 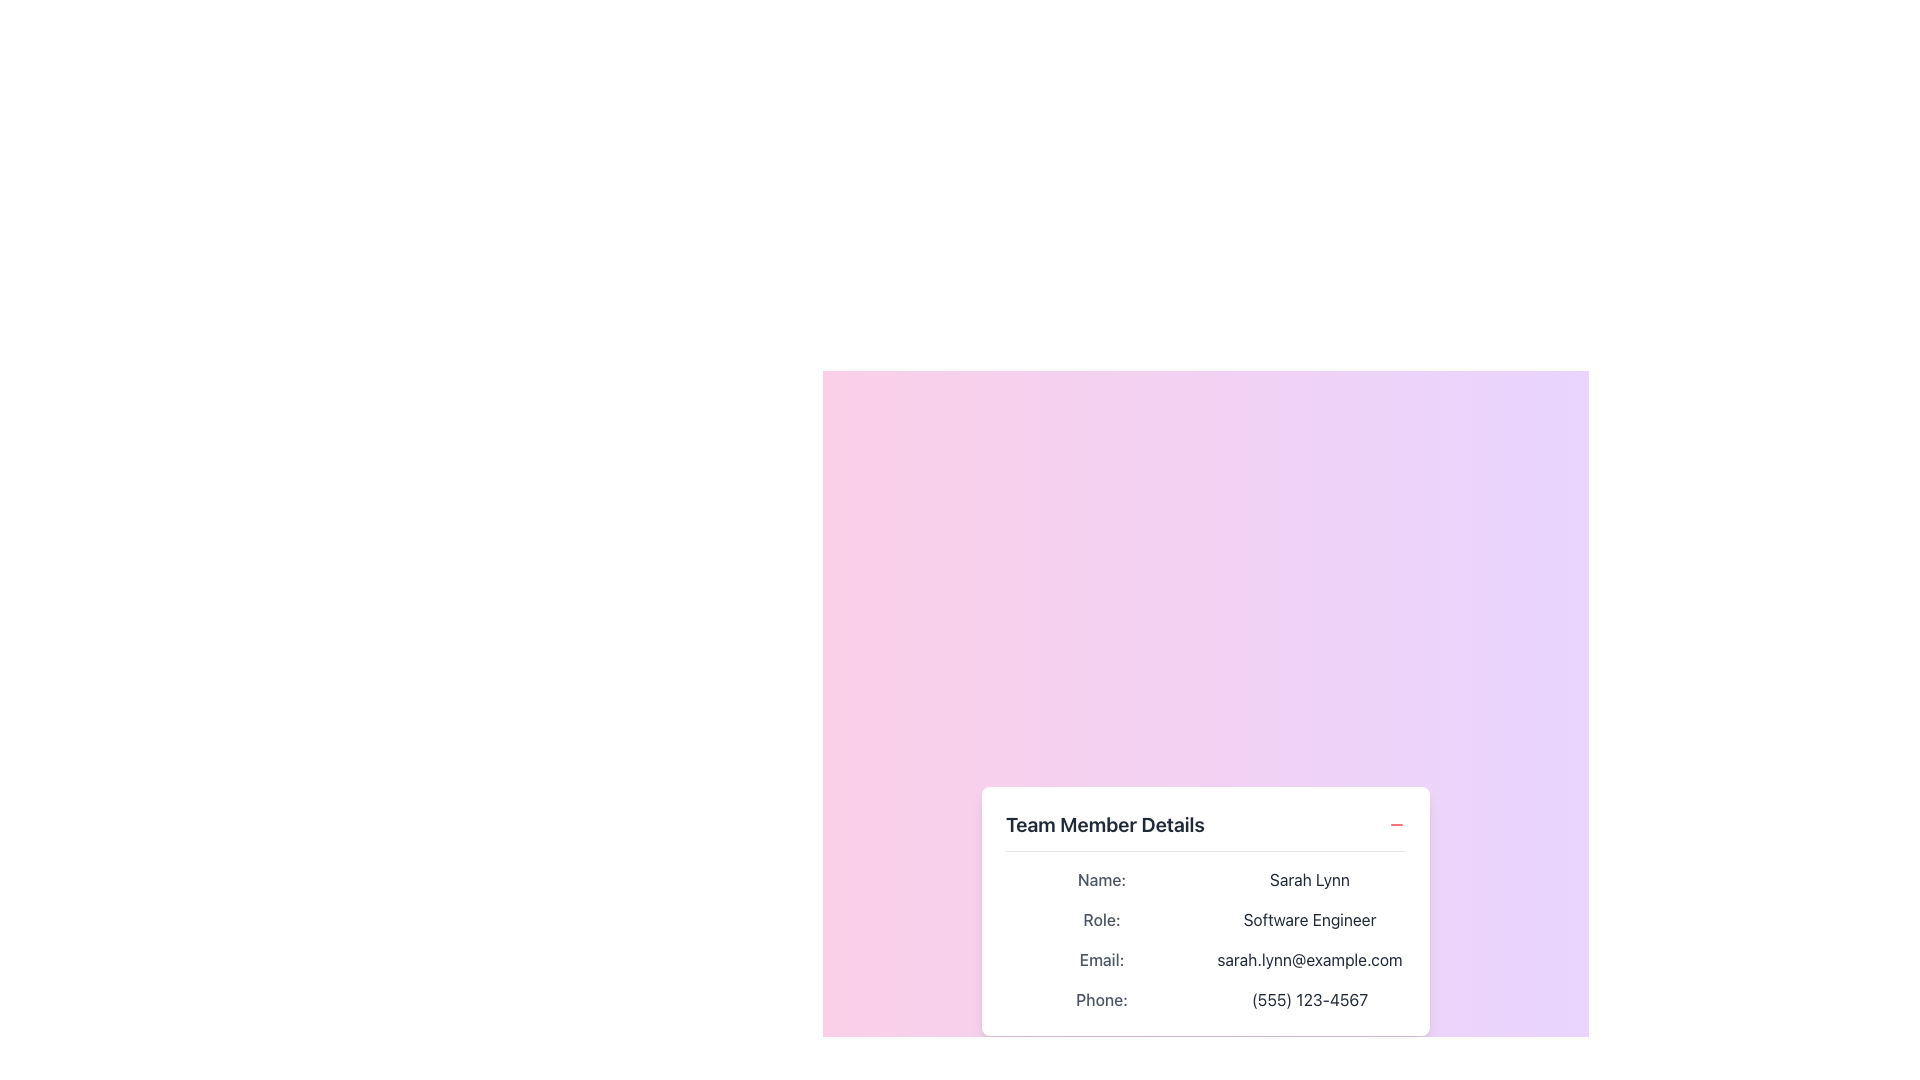 I want to click on the text display showing the phone number '(555) 123-4567' in dark gray, located in the bottom-right corner of a two-column grid layout, following the 'Phone:' label, so click(x=1310, y=999).